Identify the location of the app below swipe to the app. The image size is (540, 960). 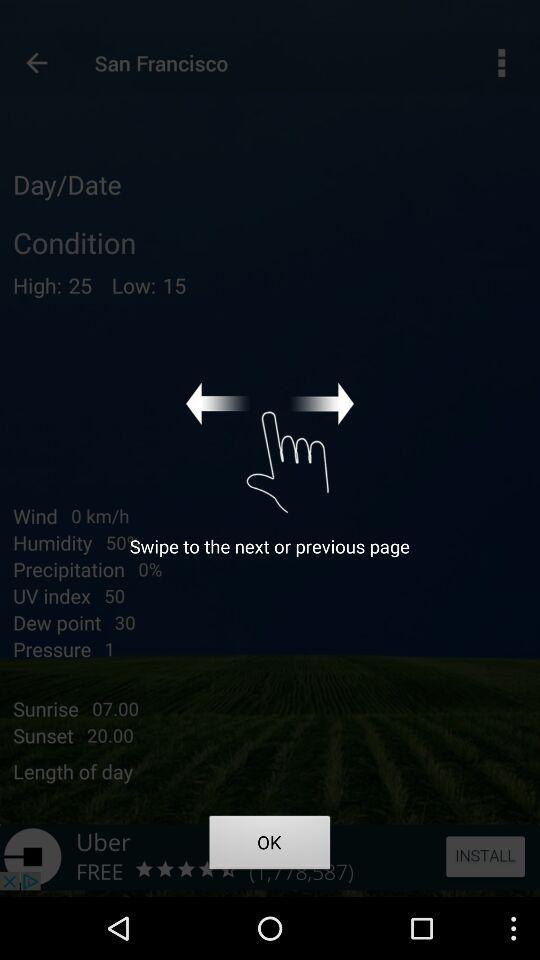
(270, 844).